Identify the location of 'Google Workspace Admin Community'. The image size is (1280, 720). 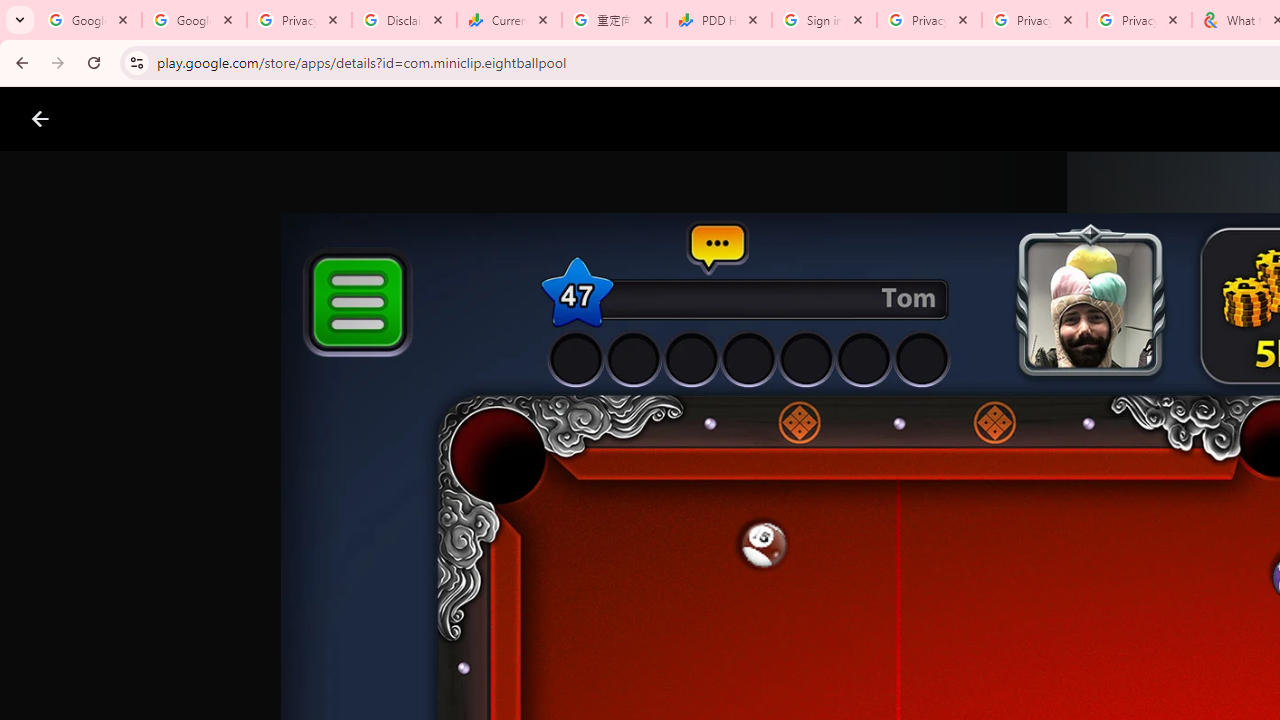
(88, 20).